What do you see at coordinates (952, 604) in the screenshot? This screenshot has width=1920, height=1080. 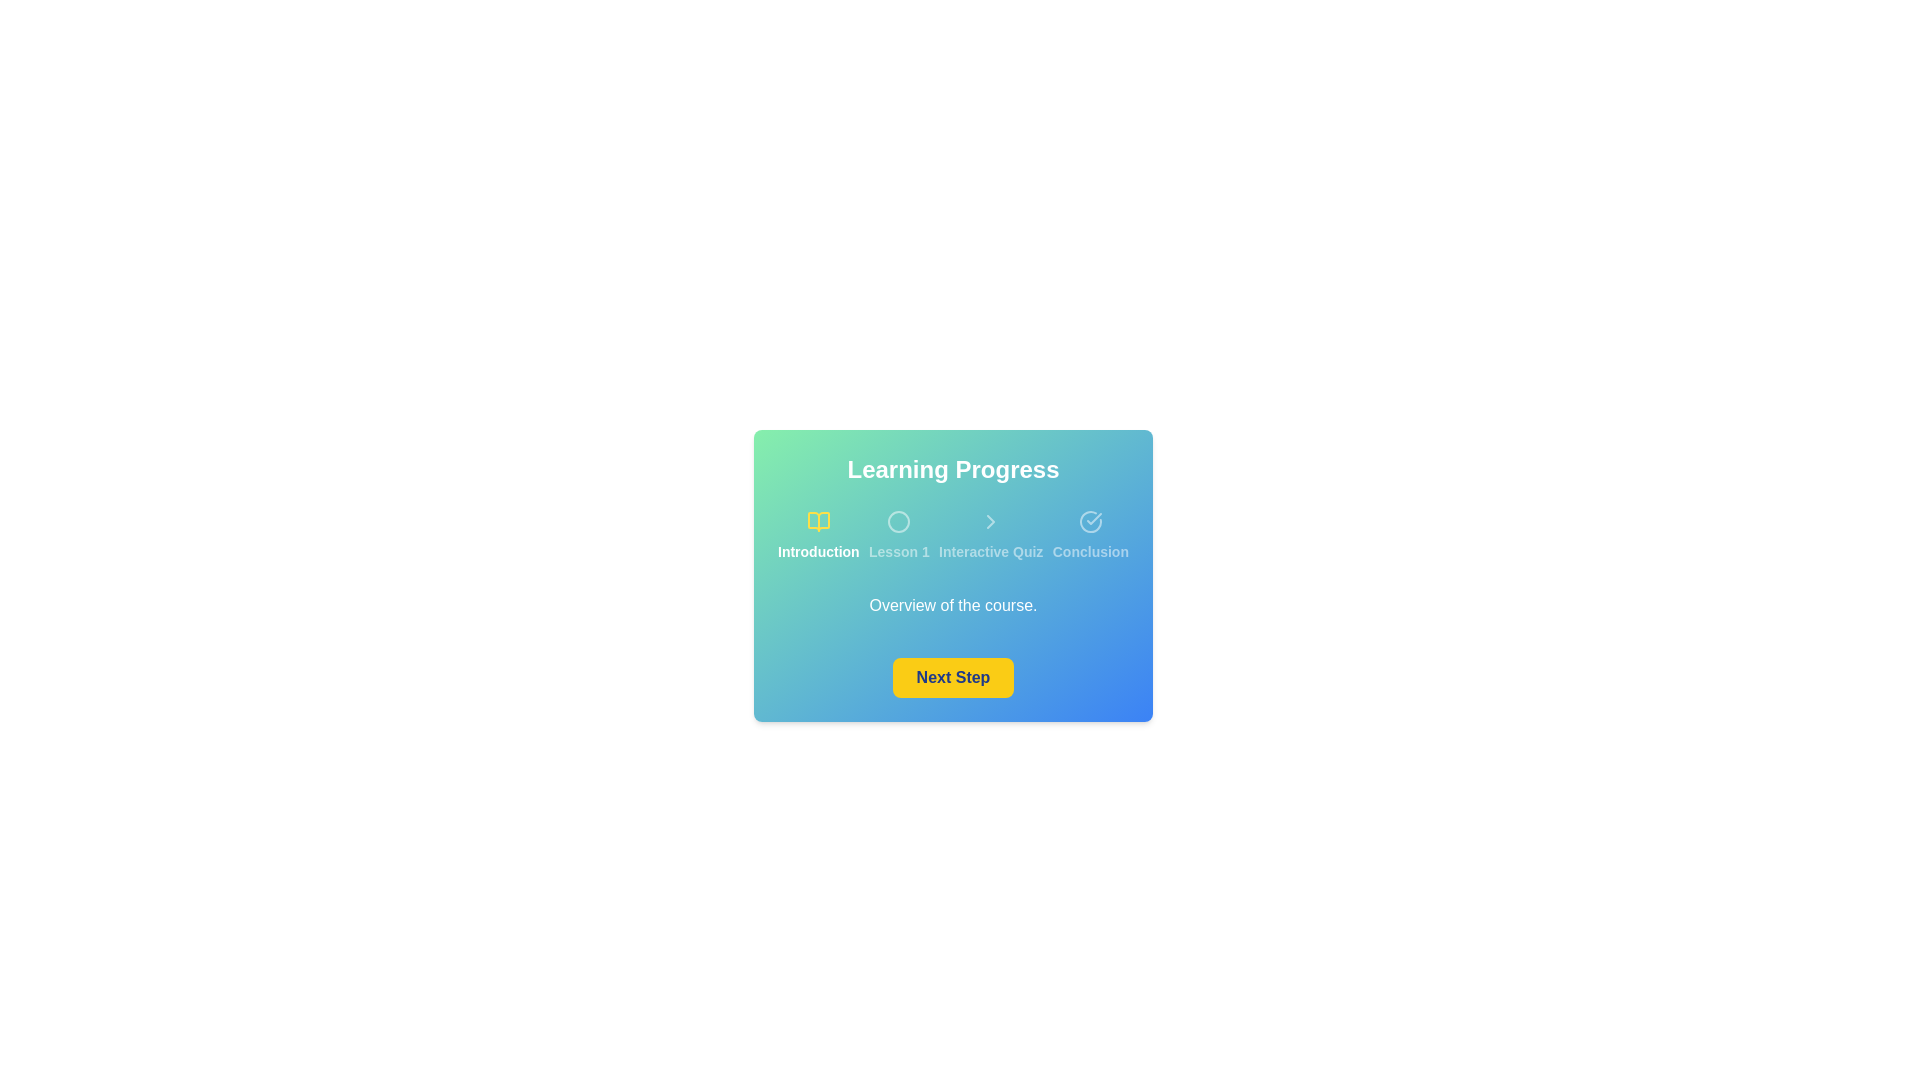 I see `the static text label displaying 'Overview of the course', which is centrally aligned within a card, located below the 'Learning Progress' heading and above the 'Next Step' button` at bounding box center [952, 604].